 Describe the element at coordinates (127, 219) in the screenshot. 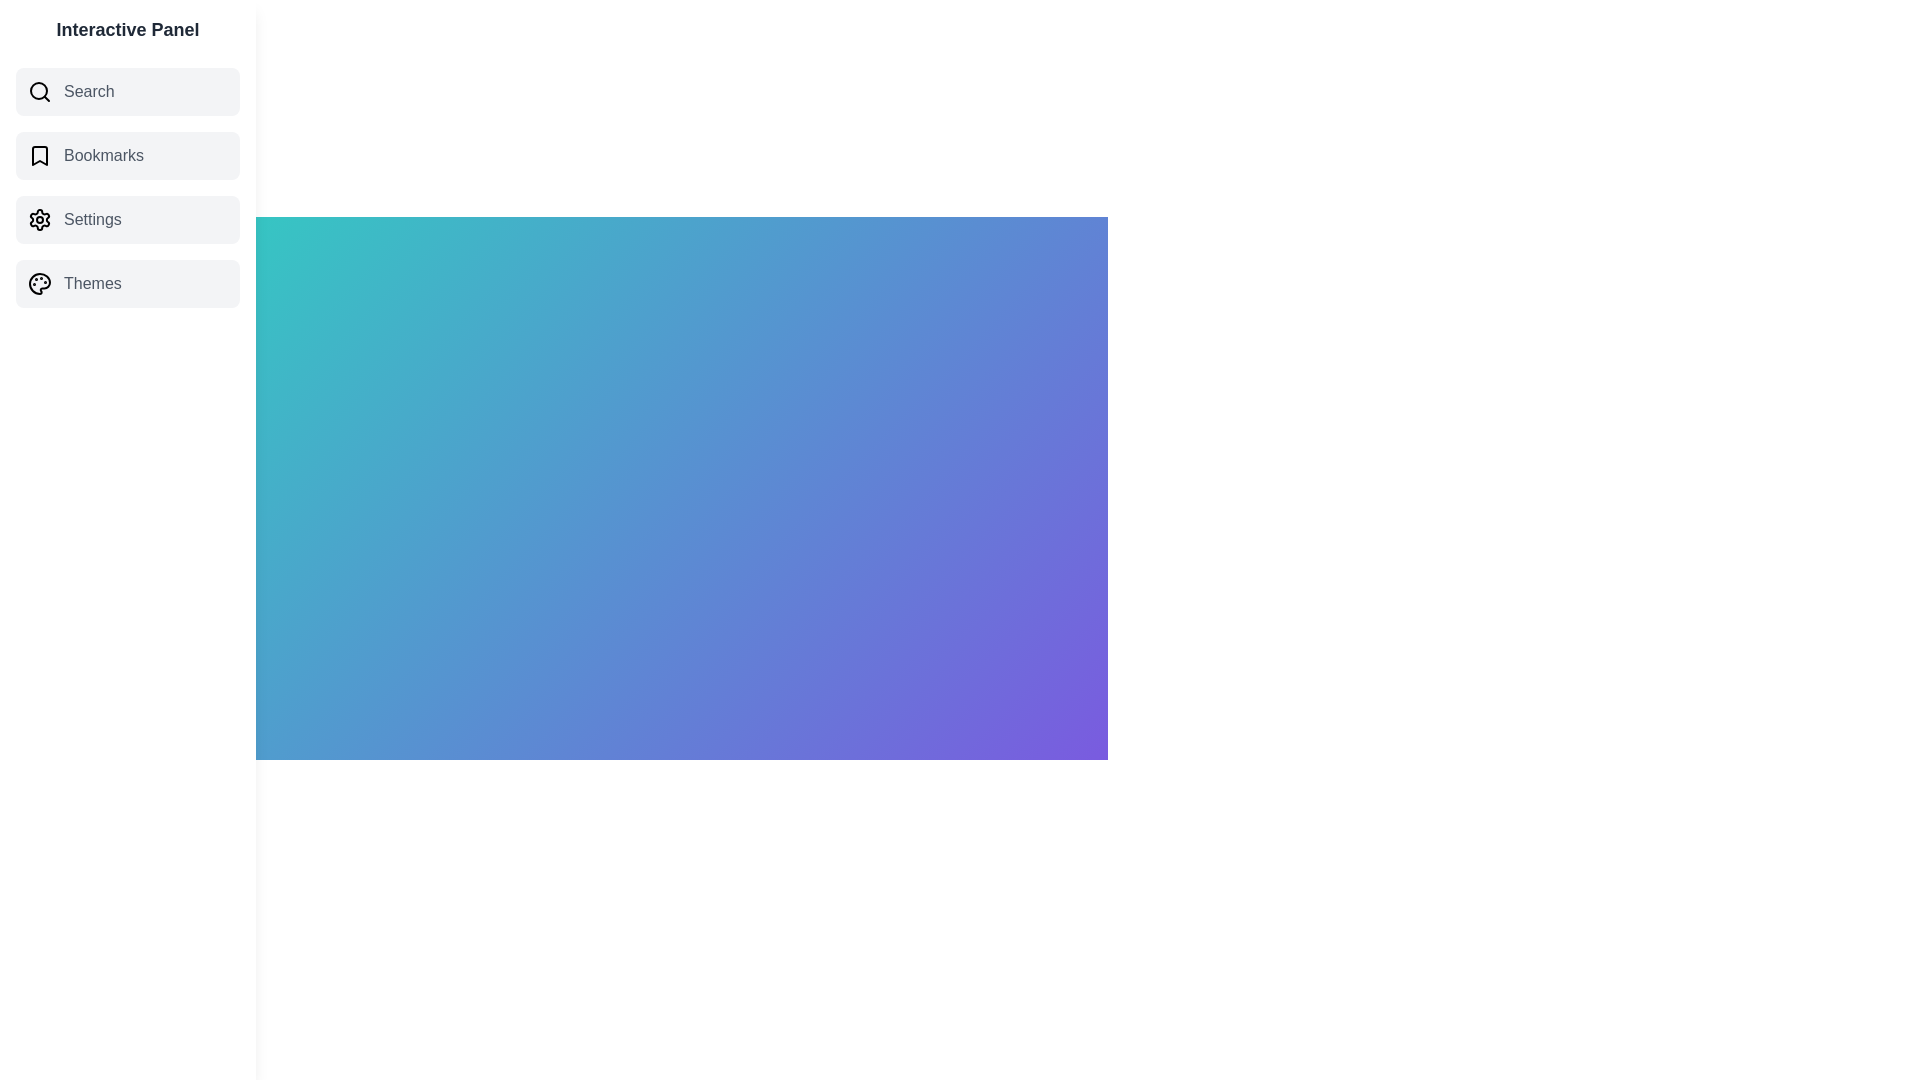

I see `the category Settings from the list` at that location.